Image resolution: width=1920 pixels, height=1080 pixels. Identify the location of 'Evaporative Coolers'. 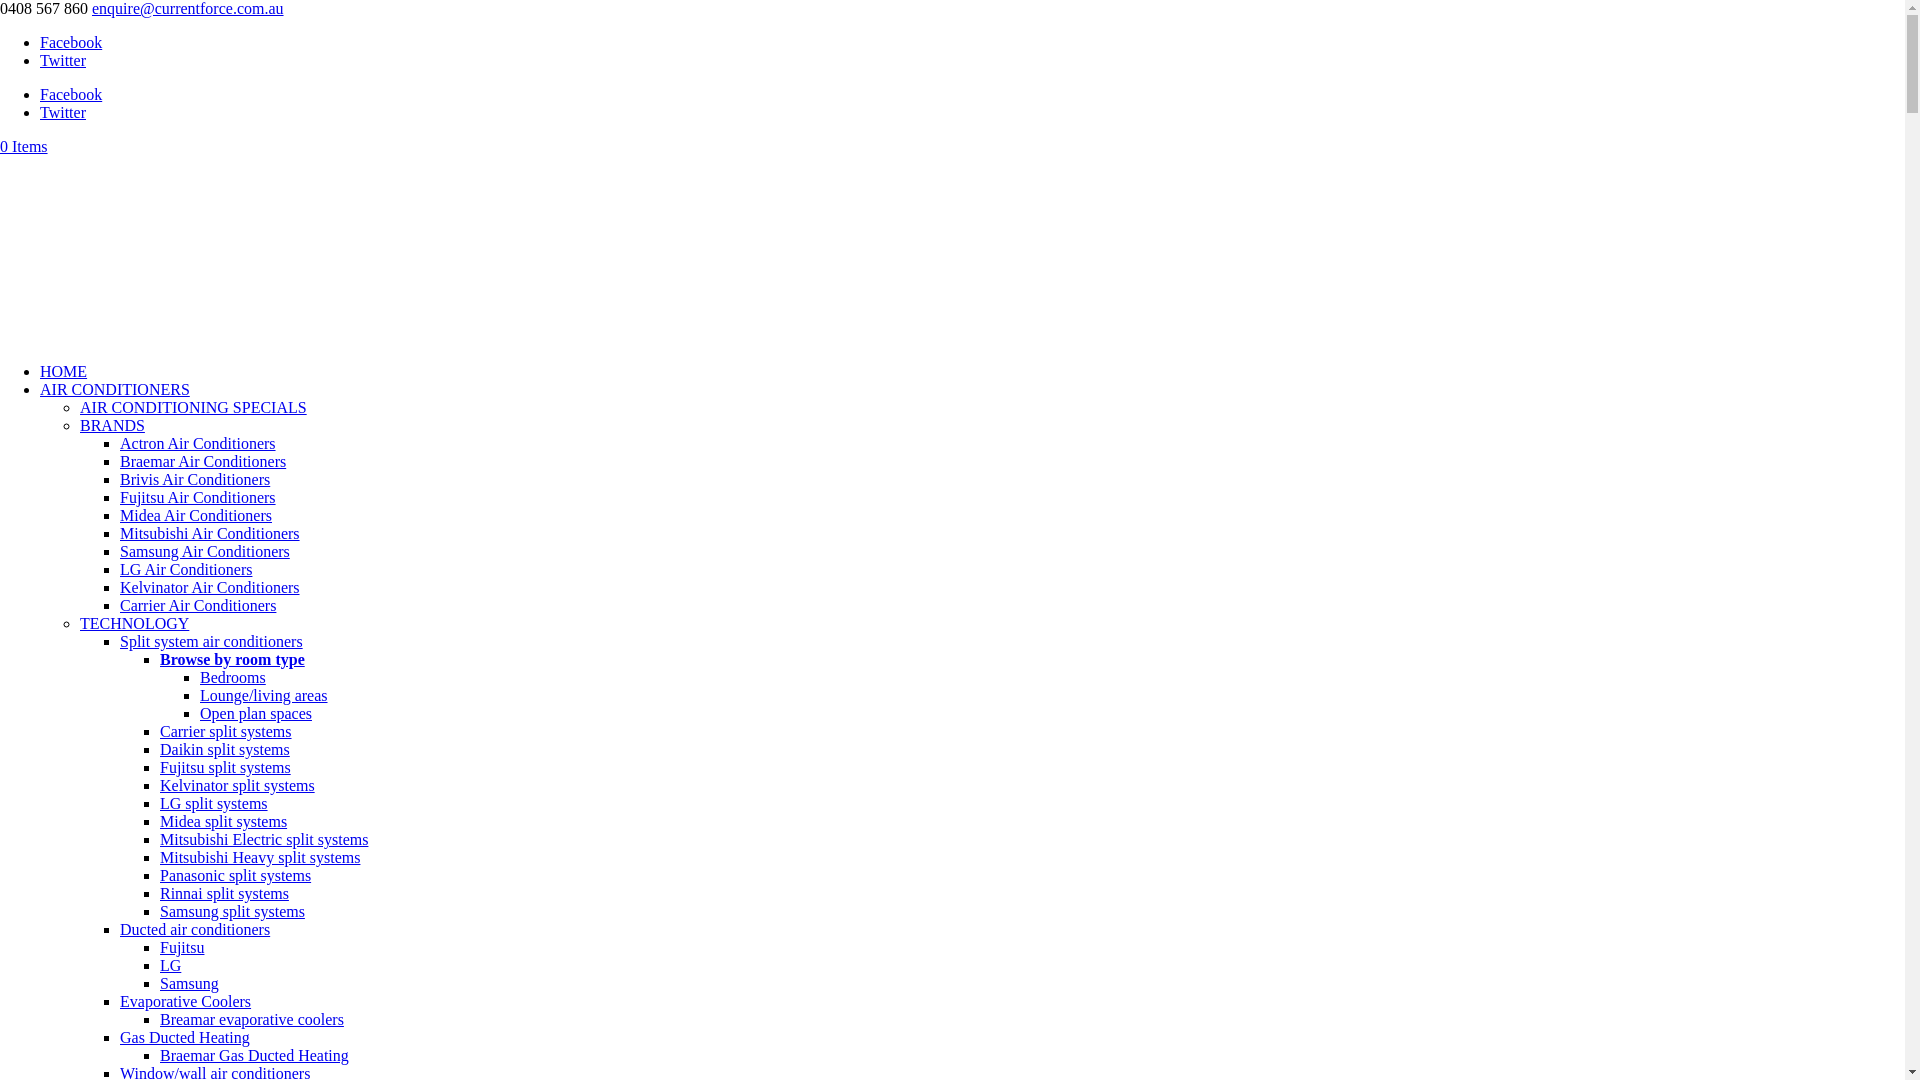
(185, 1001).